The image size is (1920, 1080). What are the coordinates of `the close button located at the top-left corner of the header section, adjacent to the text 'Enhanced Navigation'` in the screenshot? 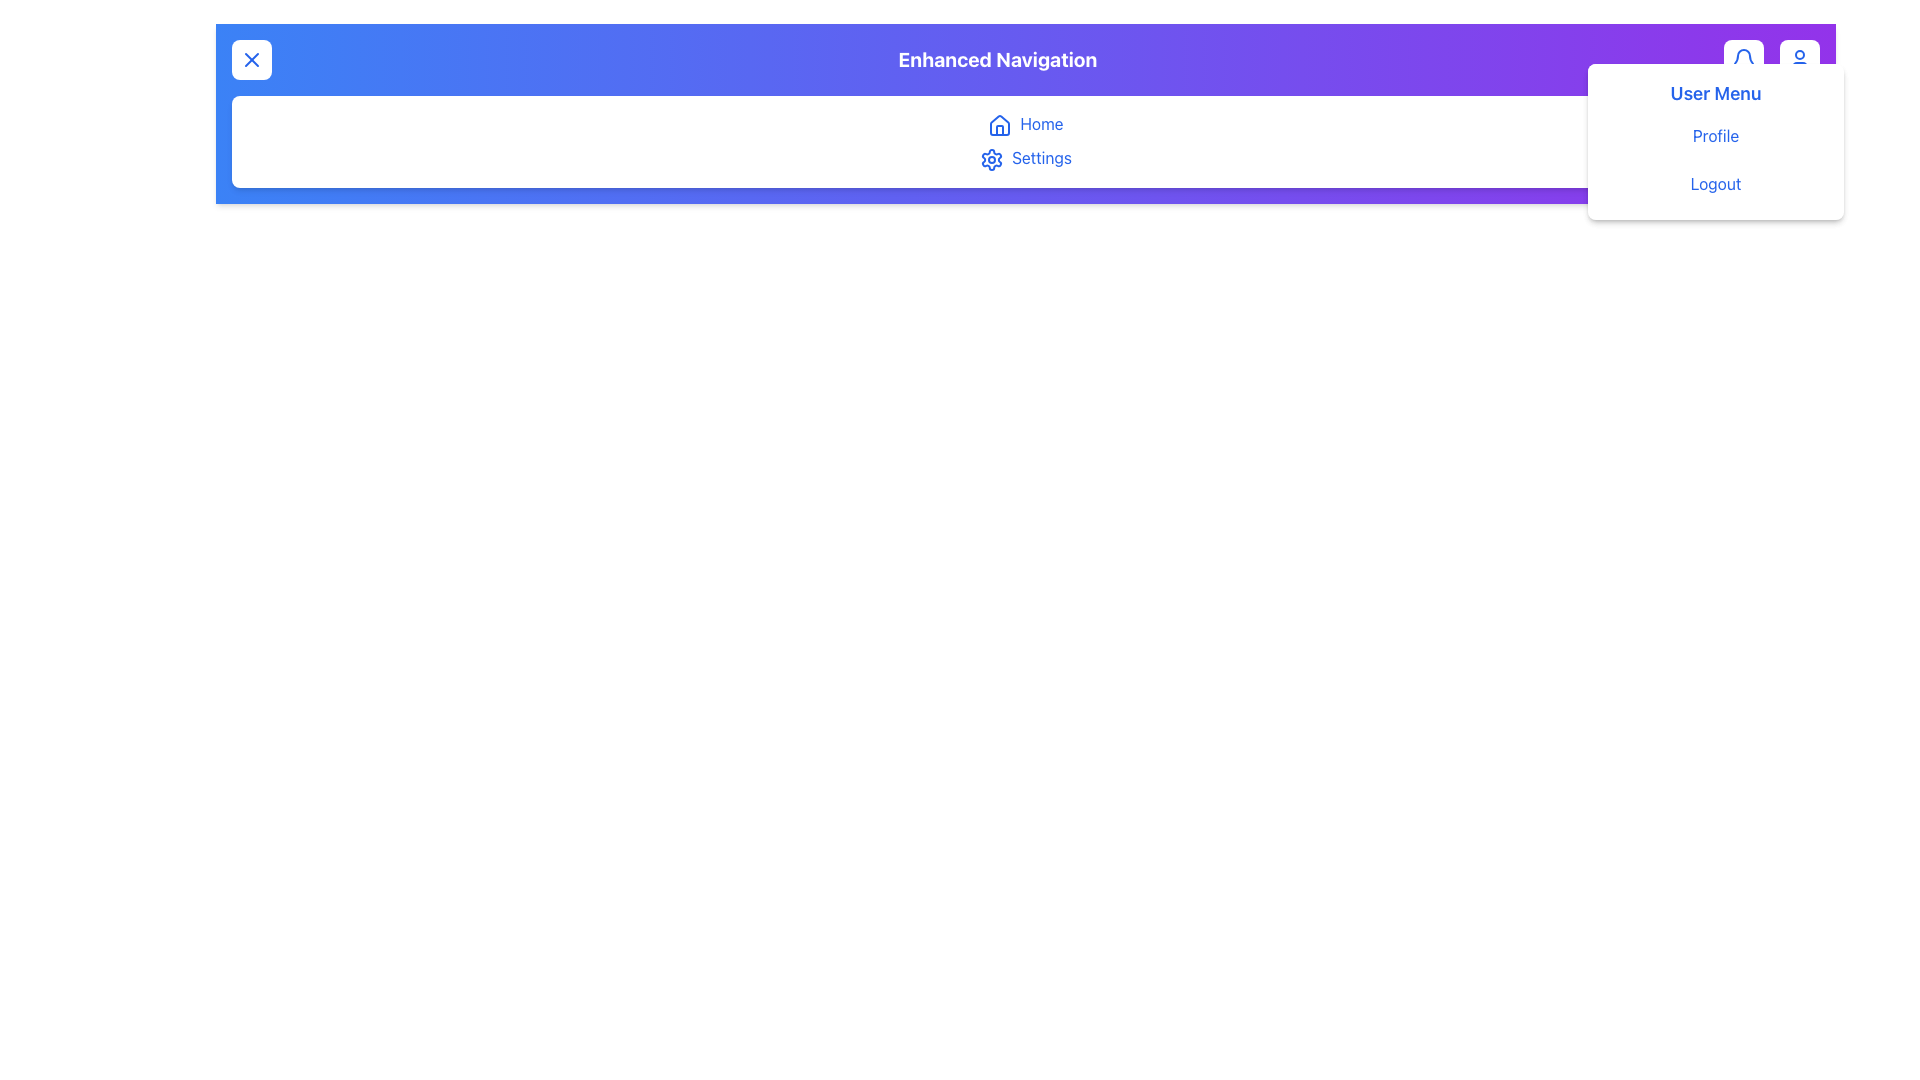 It's located at (251, 59).